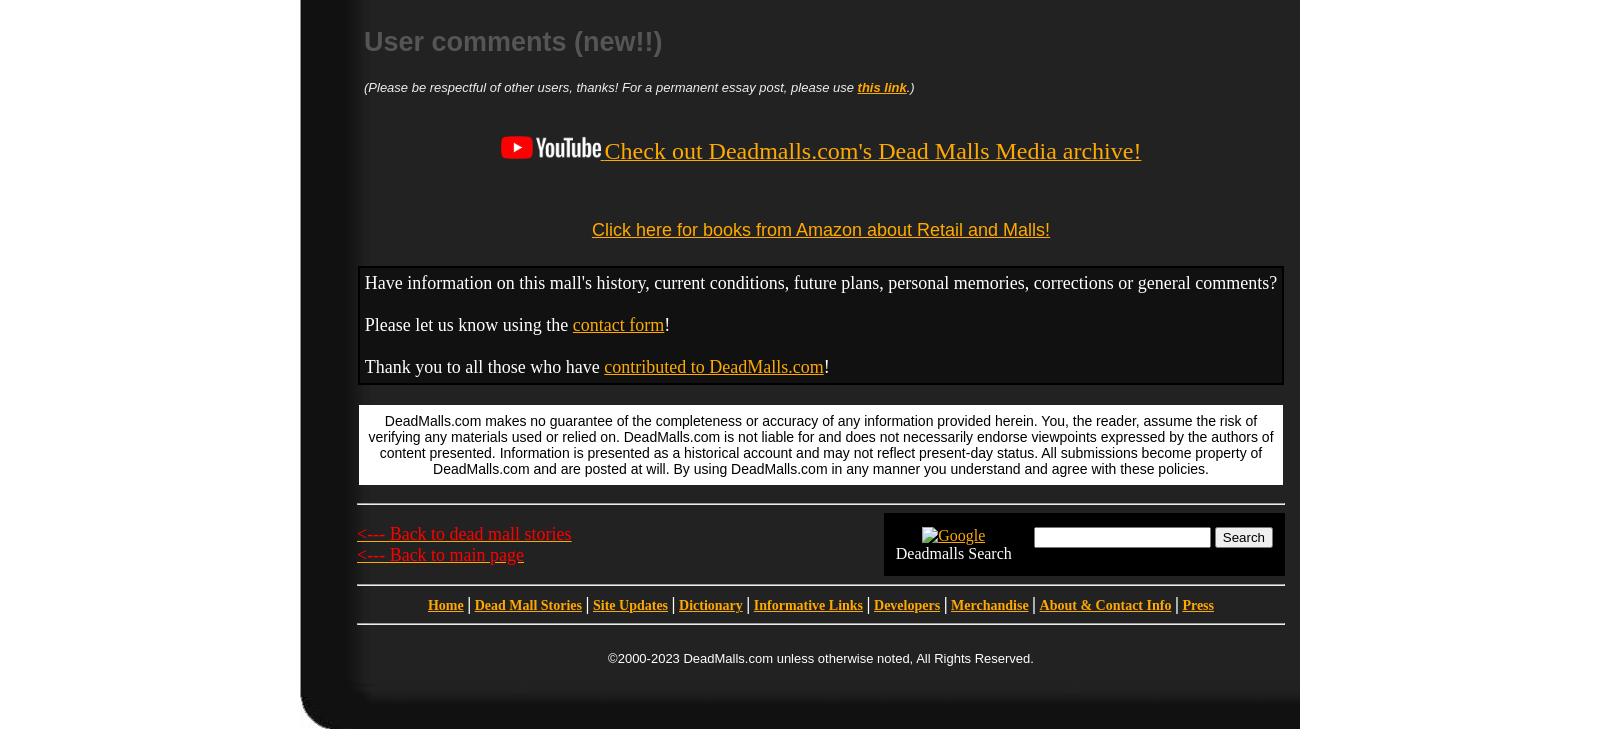  I want to click on 'DeadMalls.com makes no guarantee of the completeness or accuracy of any
information provided herein. You, the reader, assume the risk of verifying
any materials used or relied on. DeadMalls.com is not liable for and does
not necessarily endorse viewpoints expressed by the authors of
content presented. Information is presented as a historical account and may not reflect
present-day status. All submissions become property of DeadMalls.com and are posted at will.
By using DeadMalls.com in any manner you understand and agree with these policies.', so click(819, 443).